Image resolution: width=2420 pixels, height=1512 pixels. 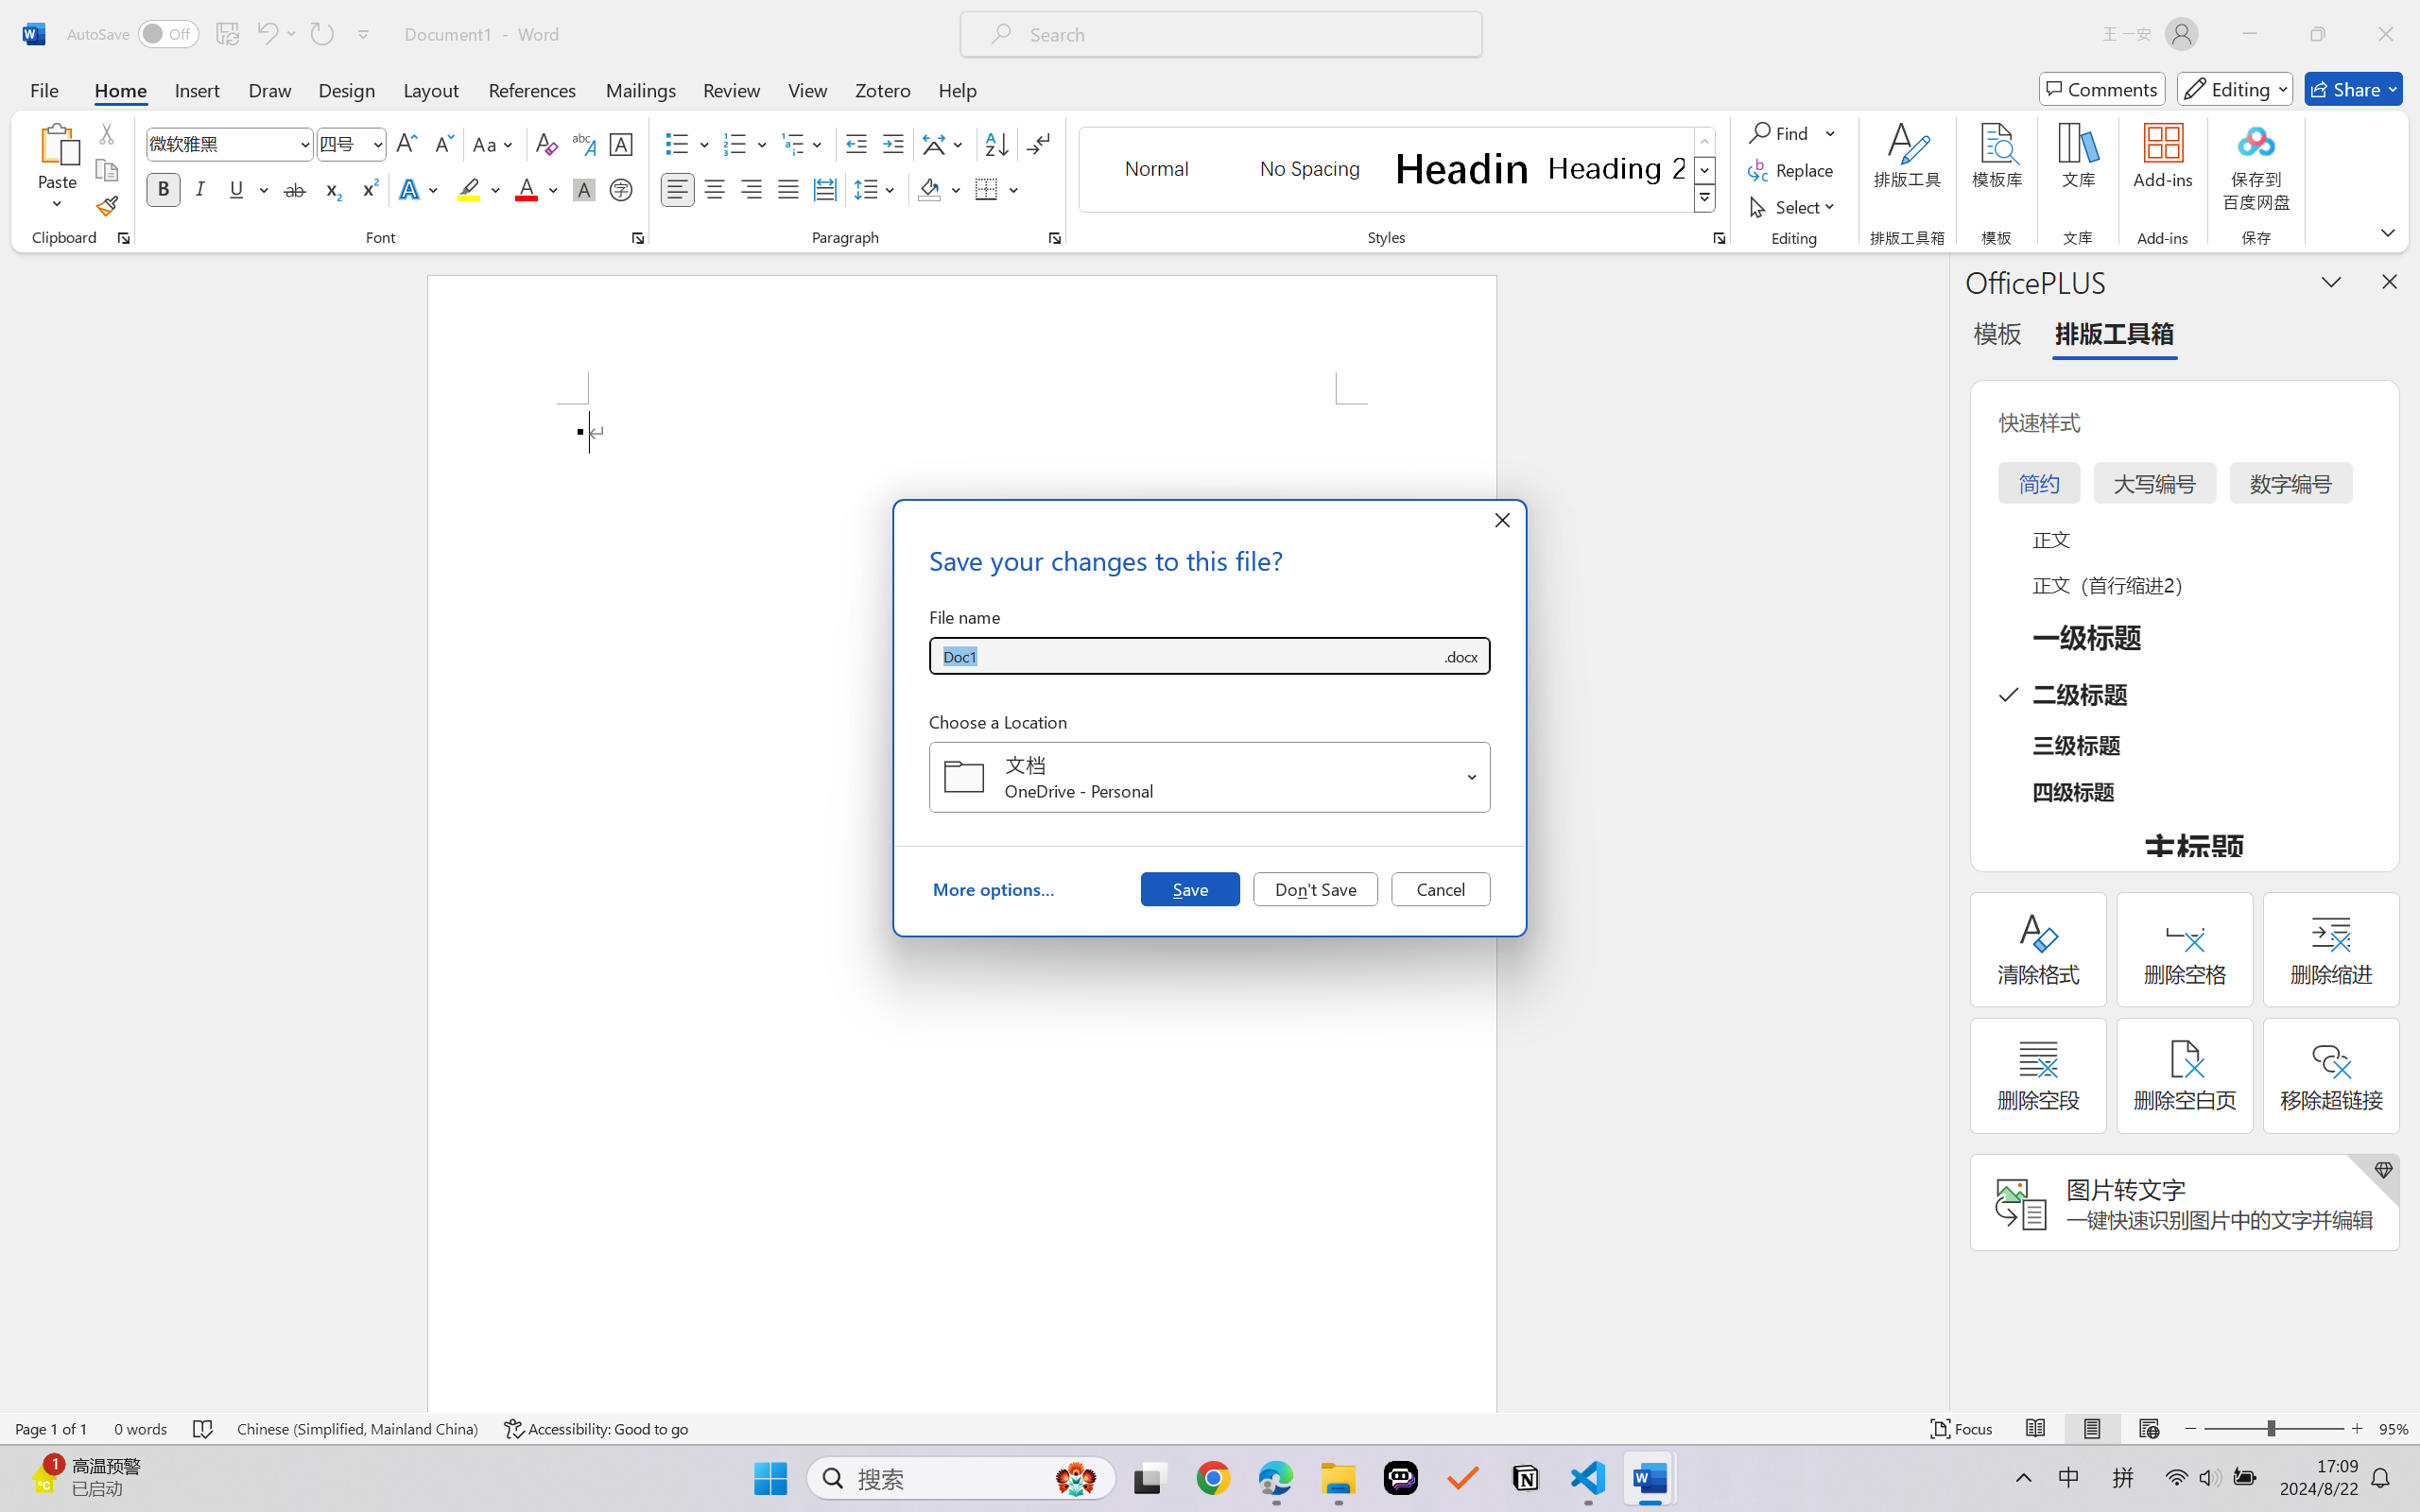 I want to click on 'Repeat Style', so click(x=320, y=33).